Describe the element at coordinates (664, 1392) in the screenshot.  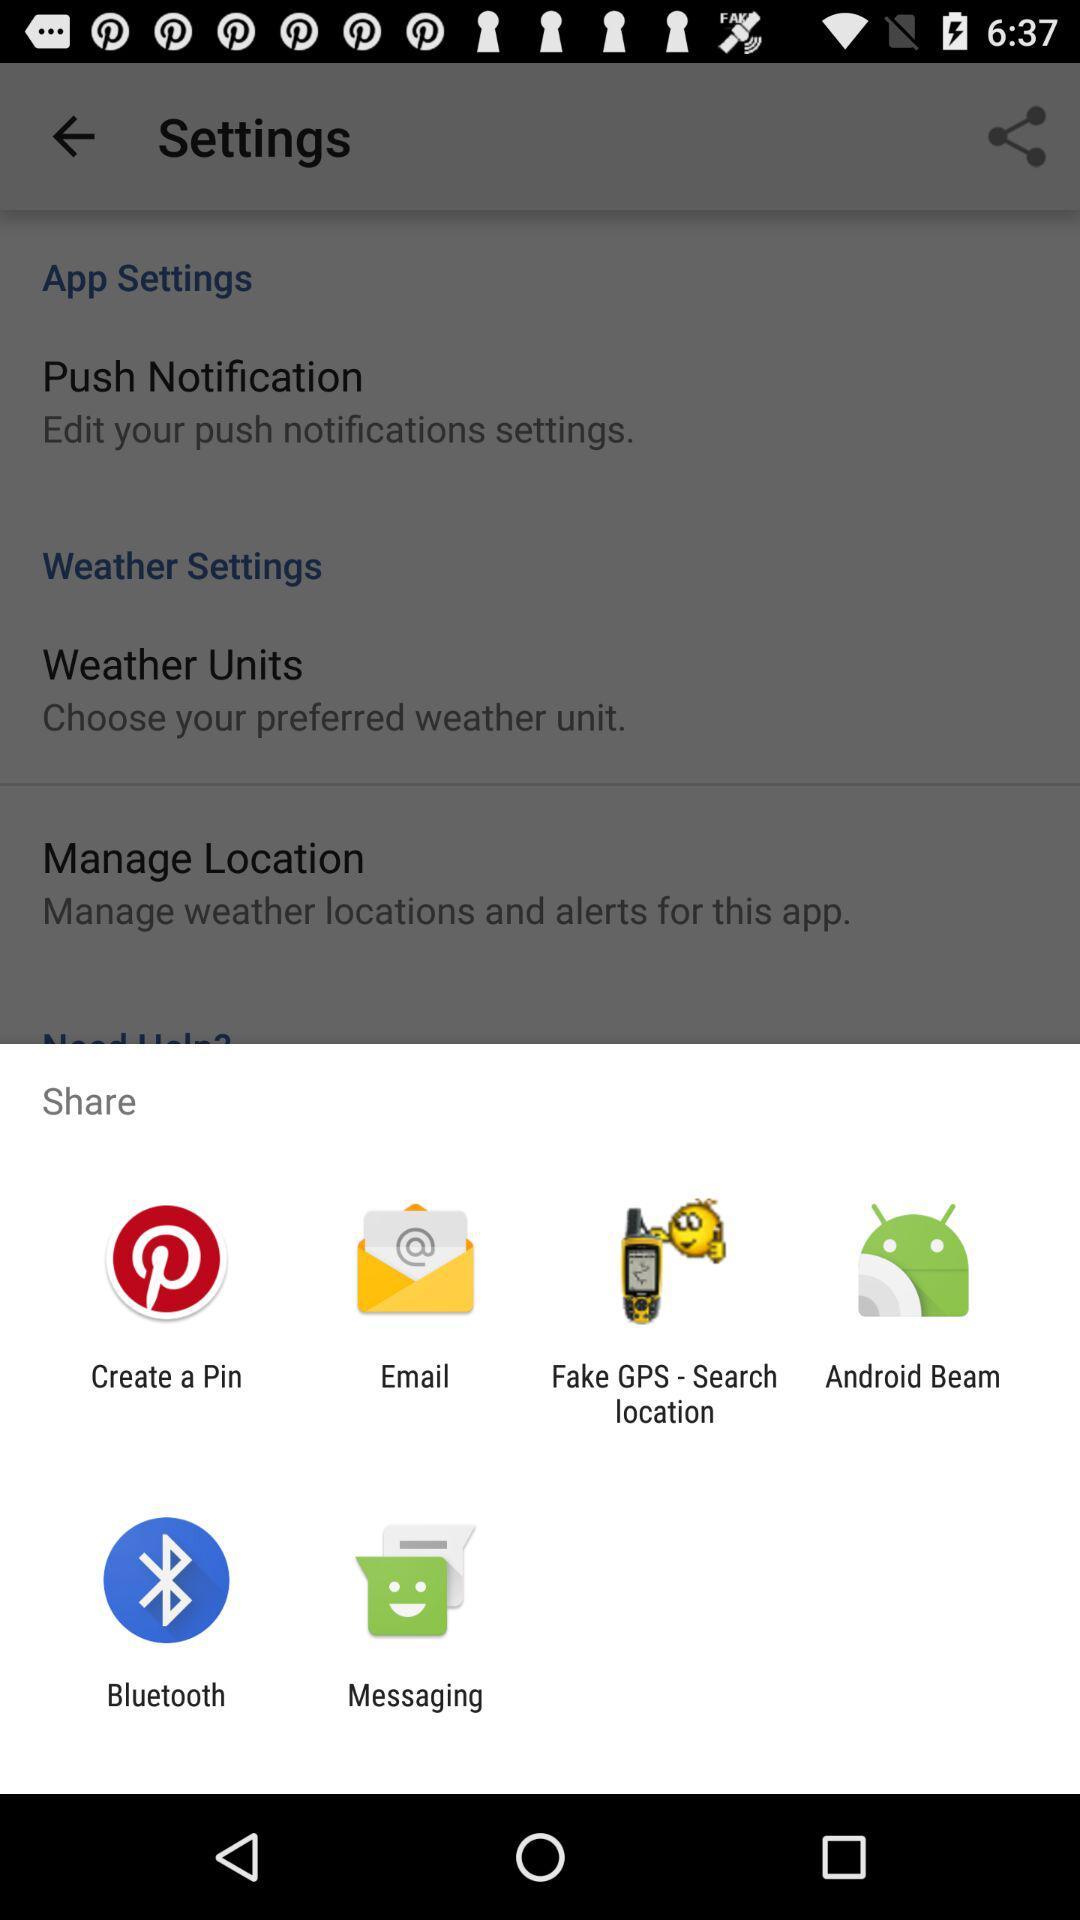
I see `the icon next to android beam item` at that location.